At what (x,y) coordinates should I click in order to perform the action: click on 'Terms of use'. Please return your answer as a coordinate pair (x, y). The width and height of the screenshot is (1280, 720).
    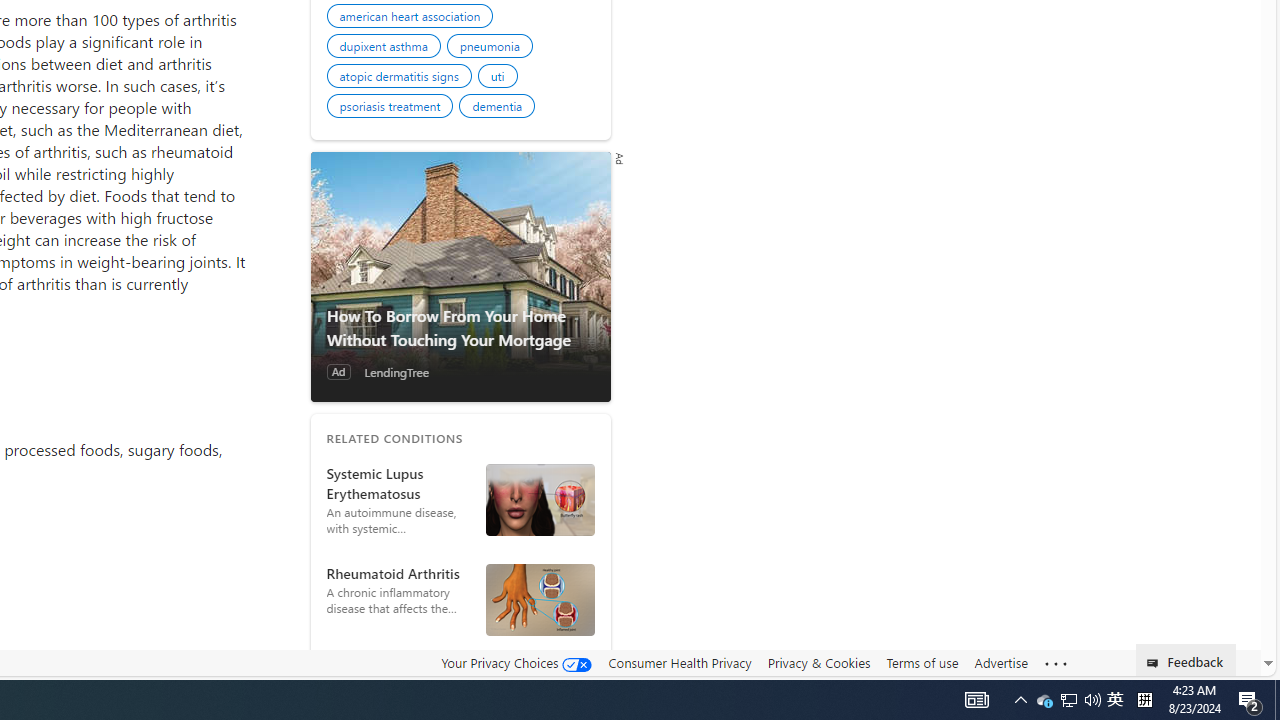
    Looking at the image, I should click on (921, 663).